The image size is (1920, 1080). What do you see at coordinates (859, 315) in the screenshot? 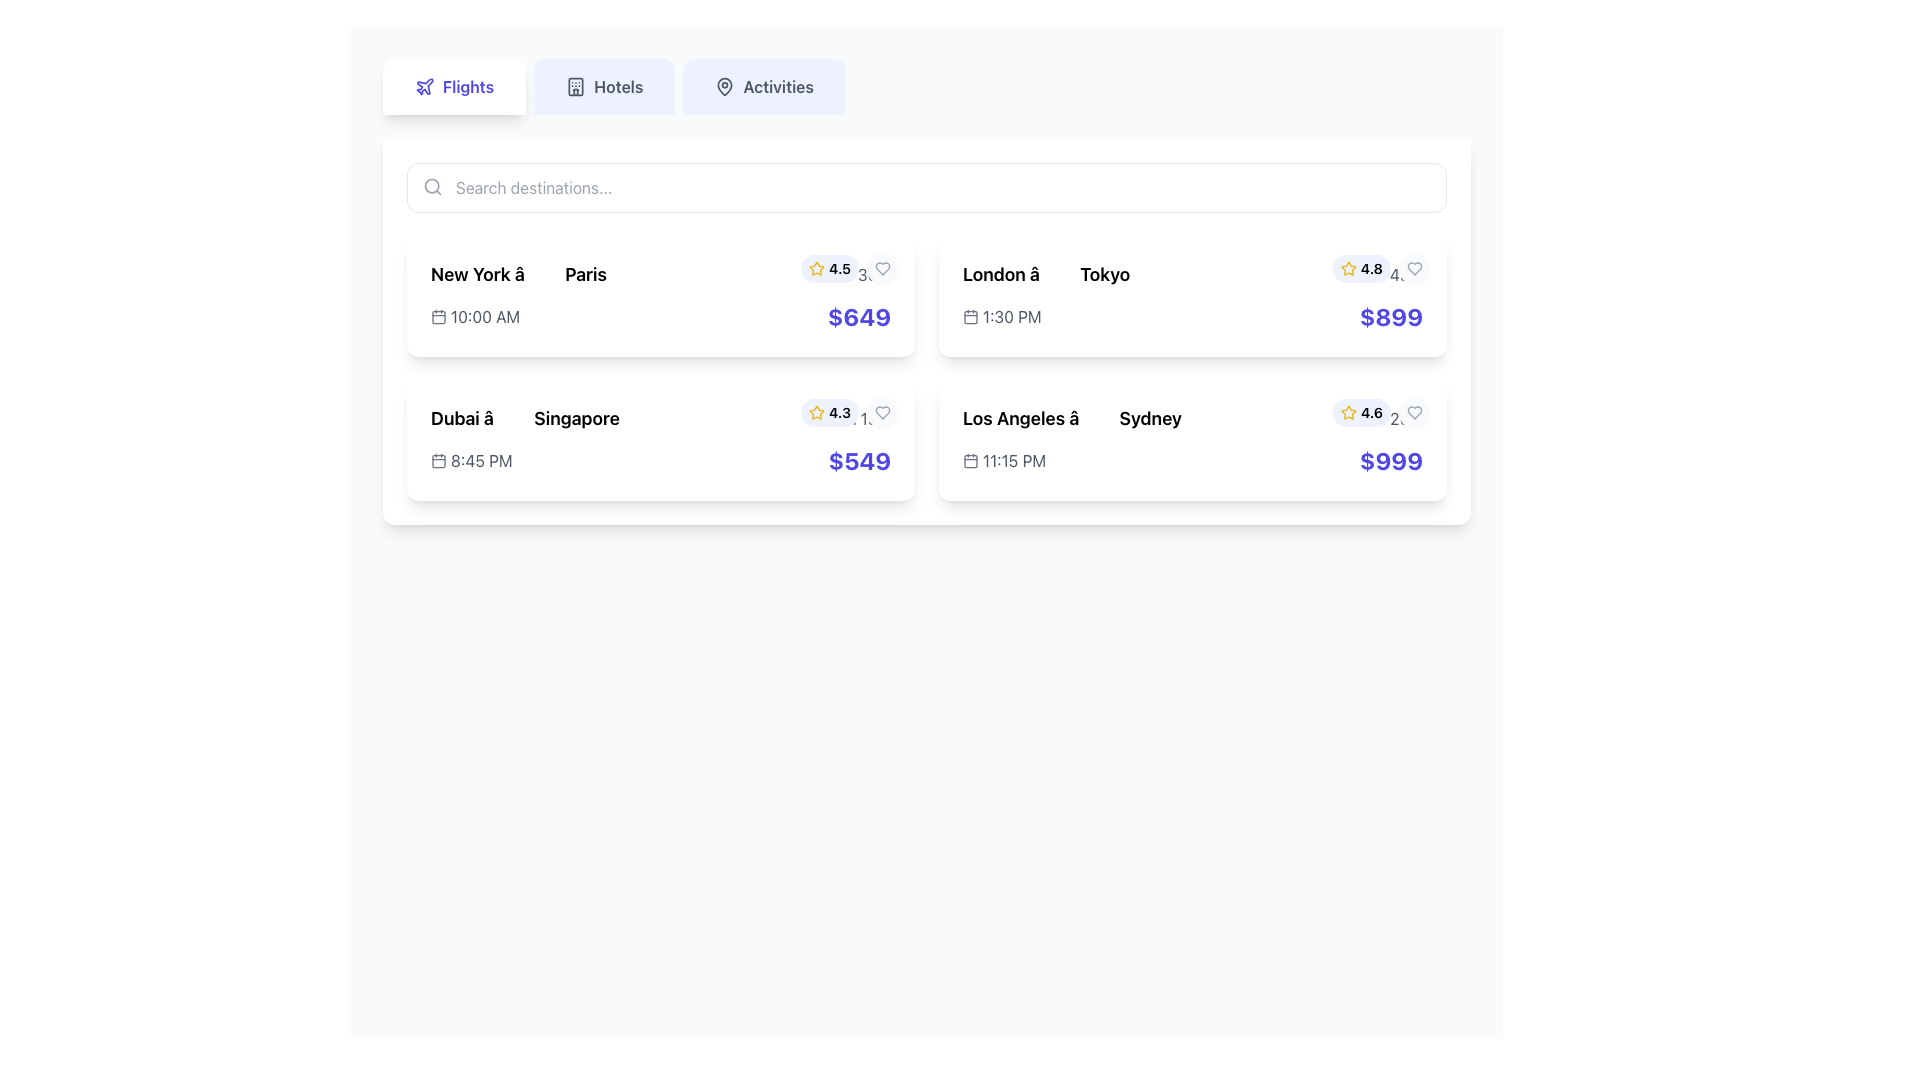
I see `text displayed in the price label '$649', which is styled in bold, large indigo font and is located near the right edge of the first card in the top row of flight information` at bounding box center [859, 315].